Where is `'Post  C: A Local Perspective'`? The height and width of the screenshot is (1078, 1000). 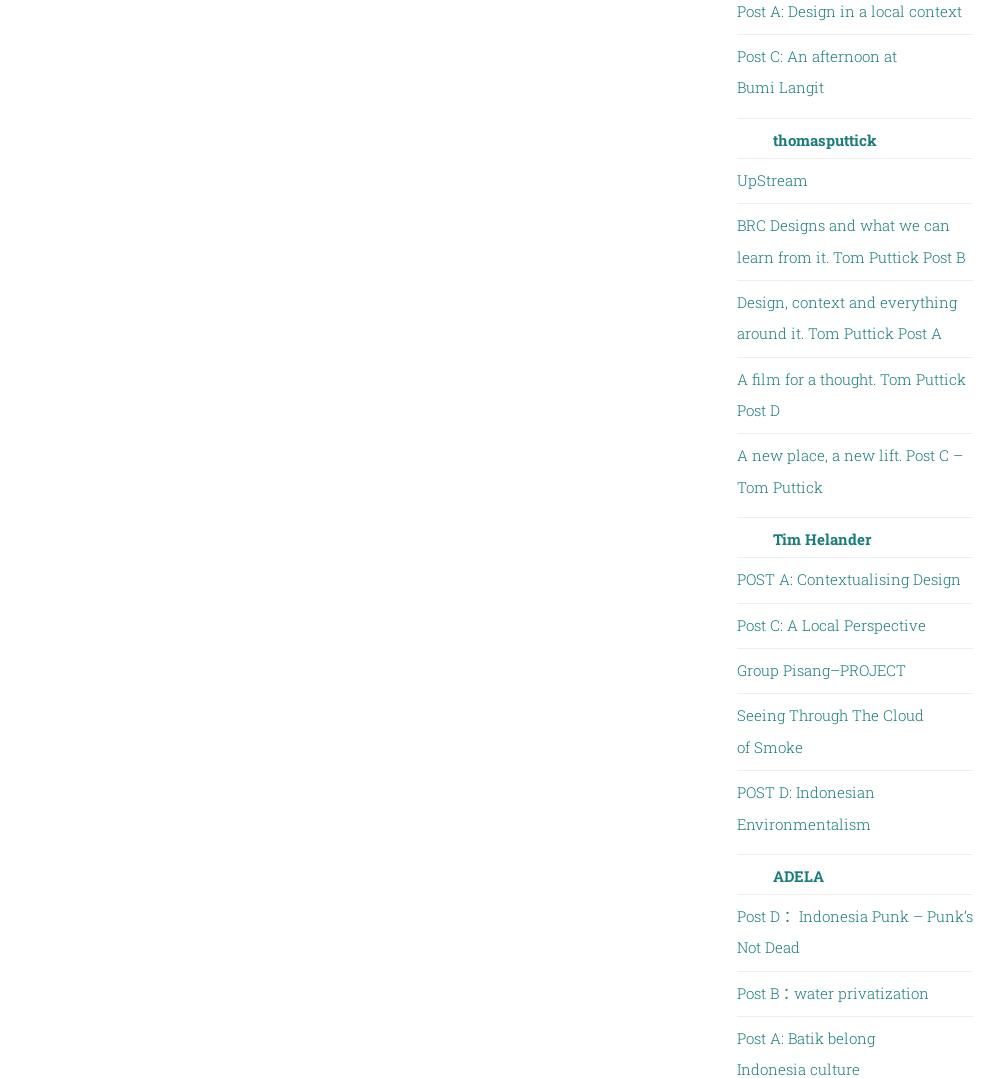 'Post  C: A Local Perspective' is located at coordinates (829, 622).